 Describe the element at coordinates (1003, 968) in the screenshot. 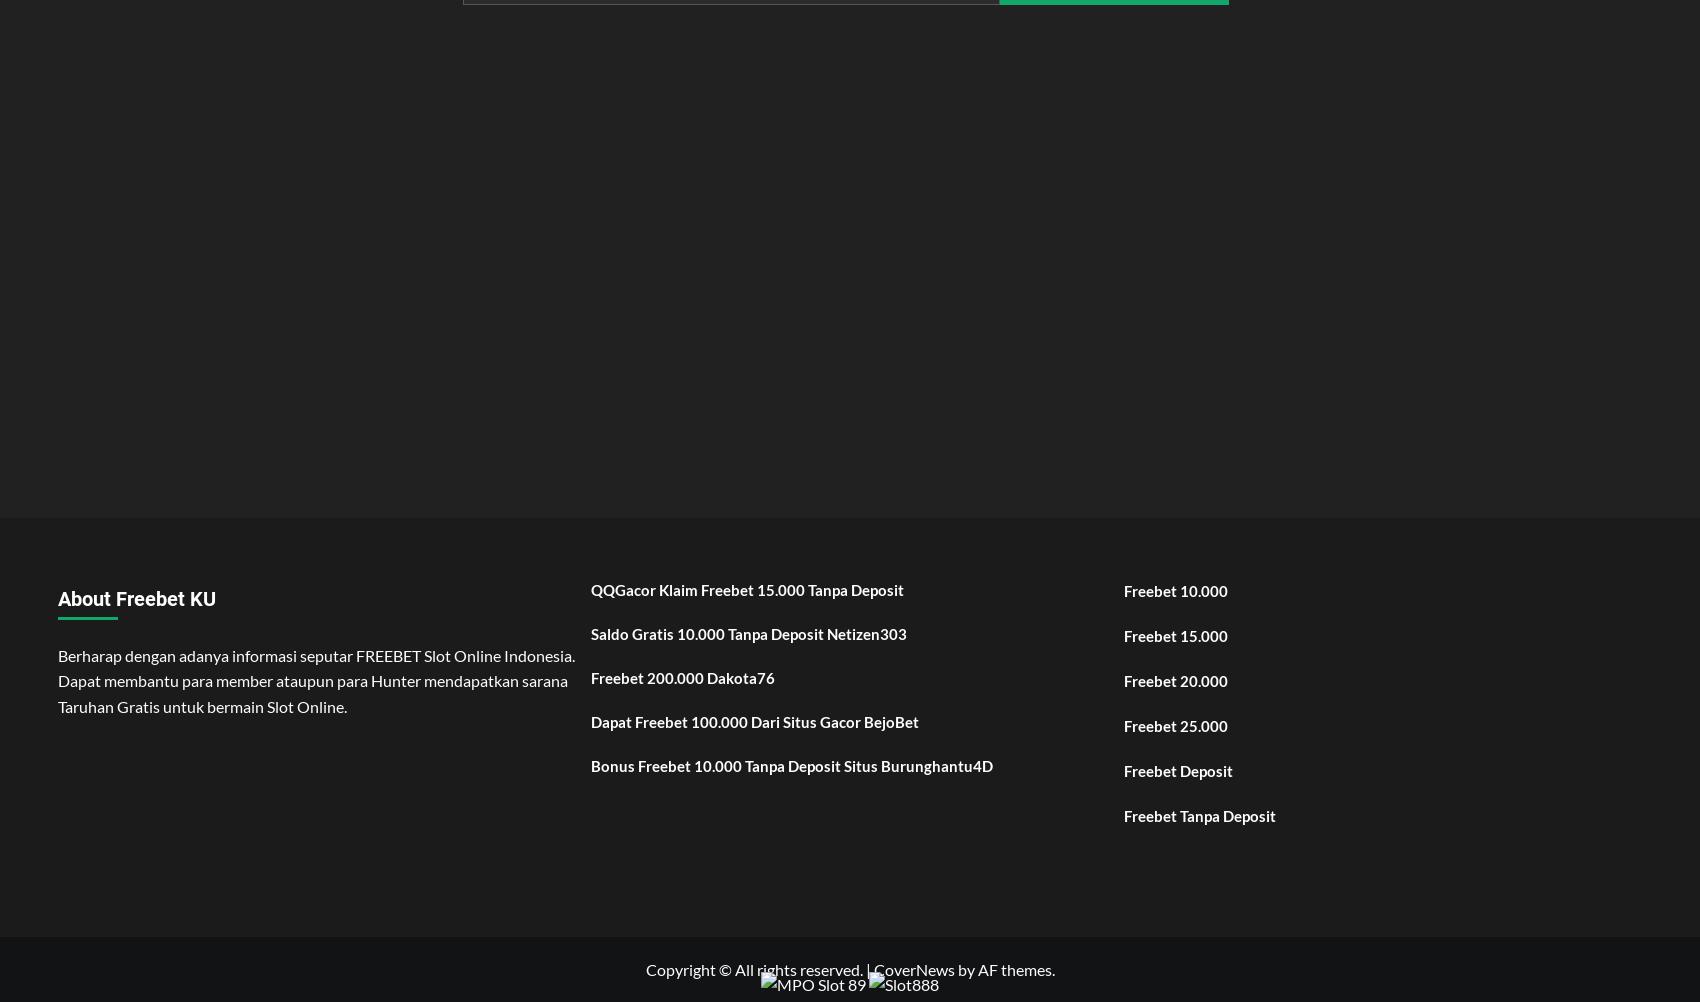

I see `'by AF themes.'` at that location.